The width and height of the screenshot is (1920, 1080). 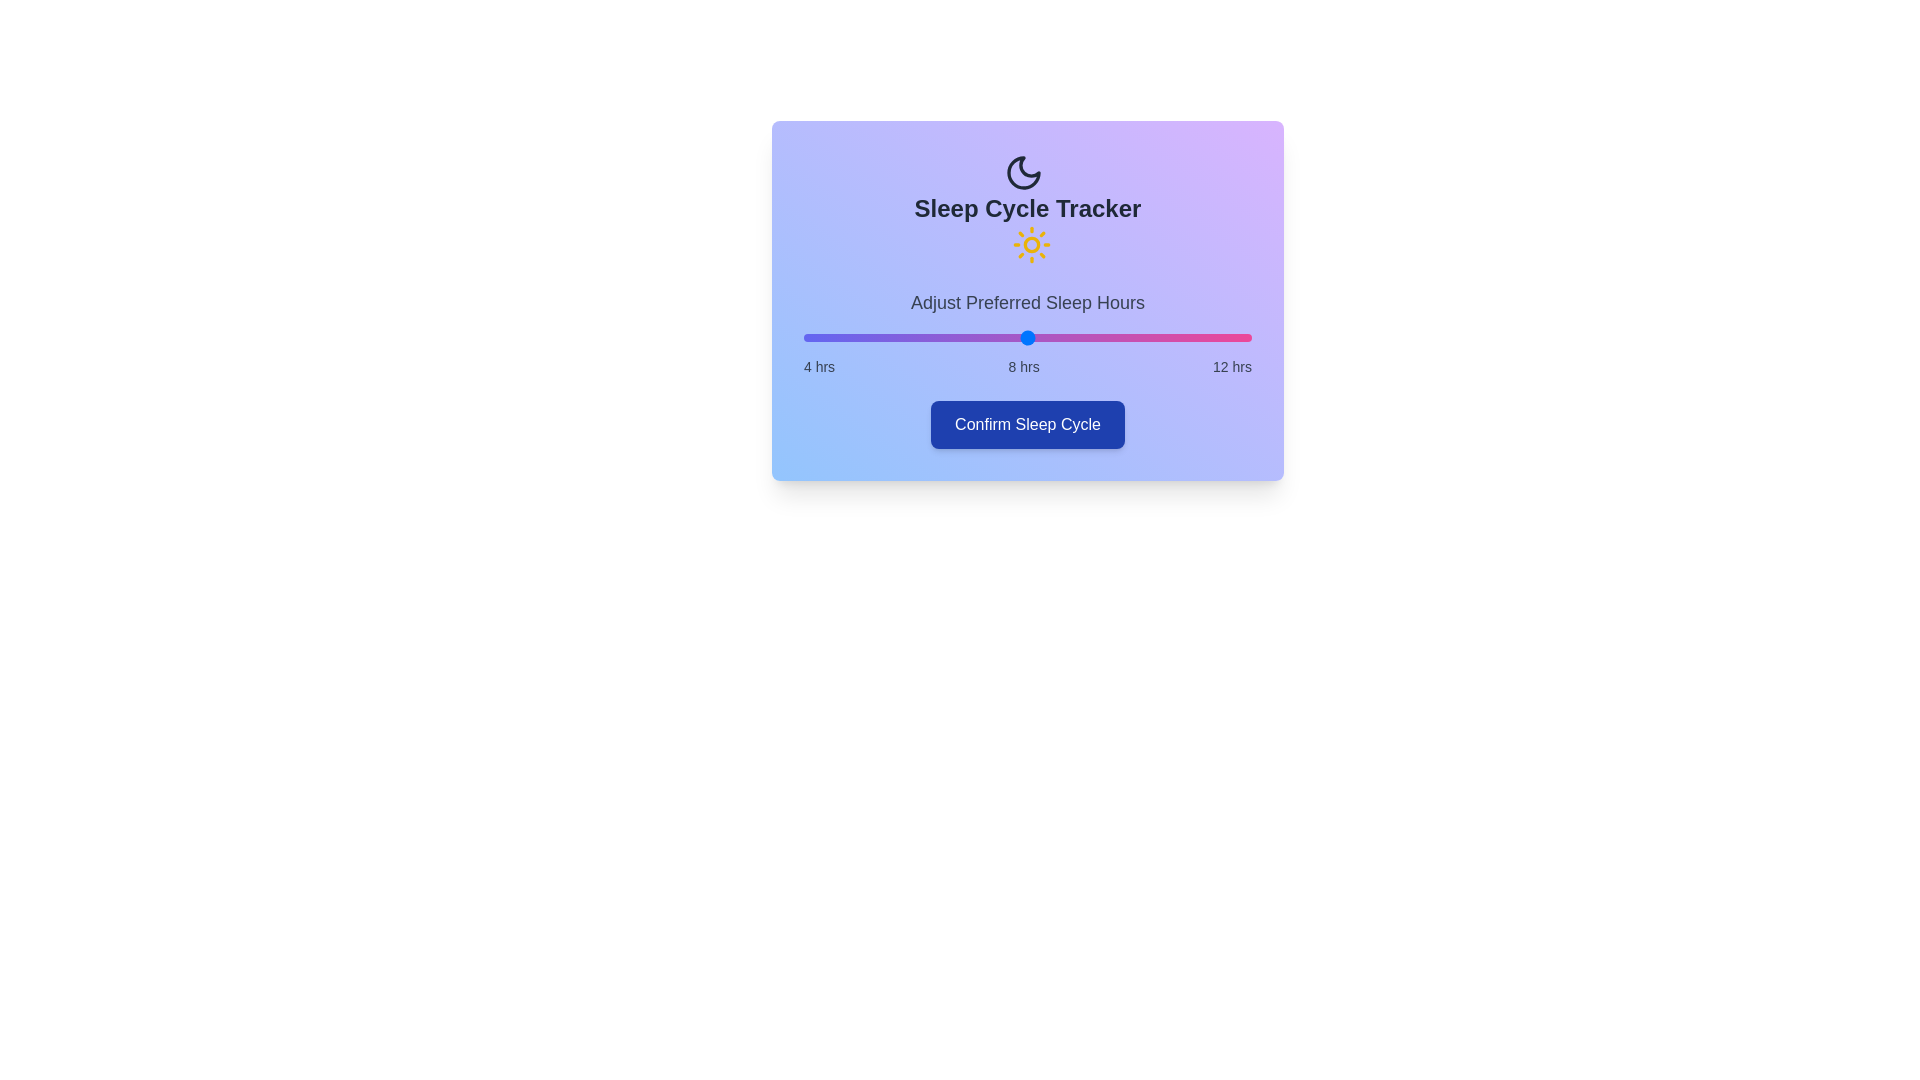 What do you see at coordinates (1195, 337) in the screenshot?
I see `the sleep hours slider to 11 hours` at bounding box center [1195, 337].